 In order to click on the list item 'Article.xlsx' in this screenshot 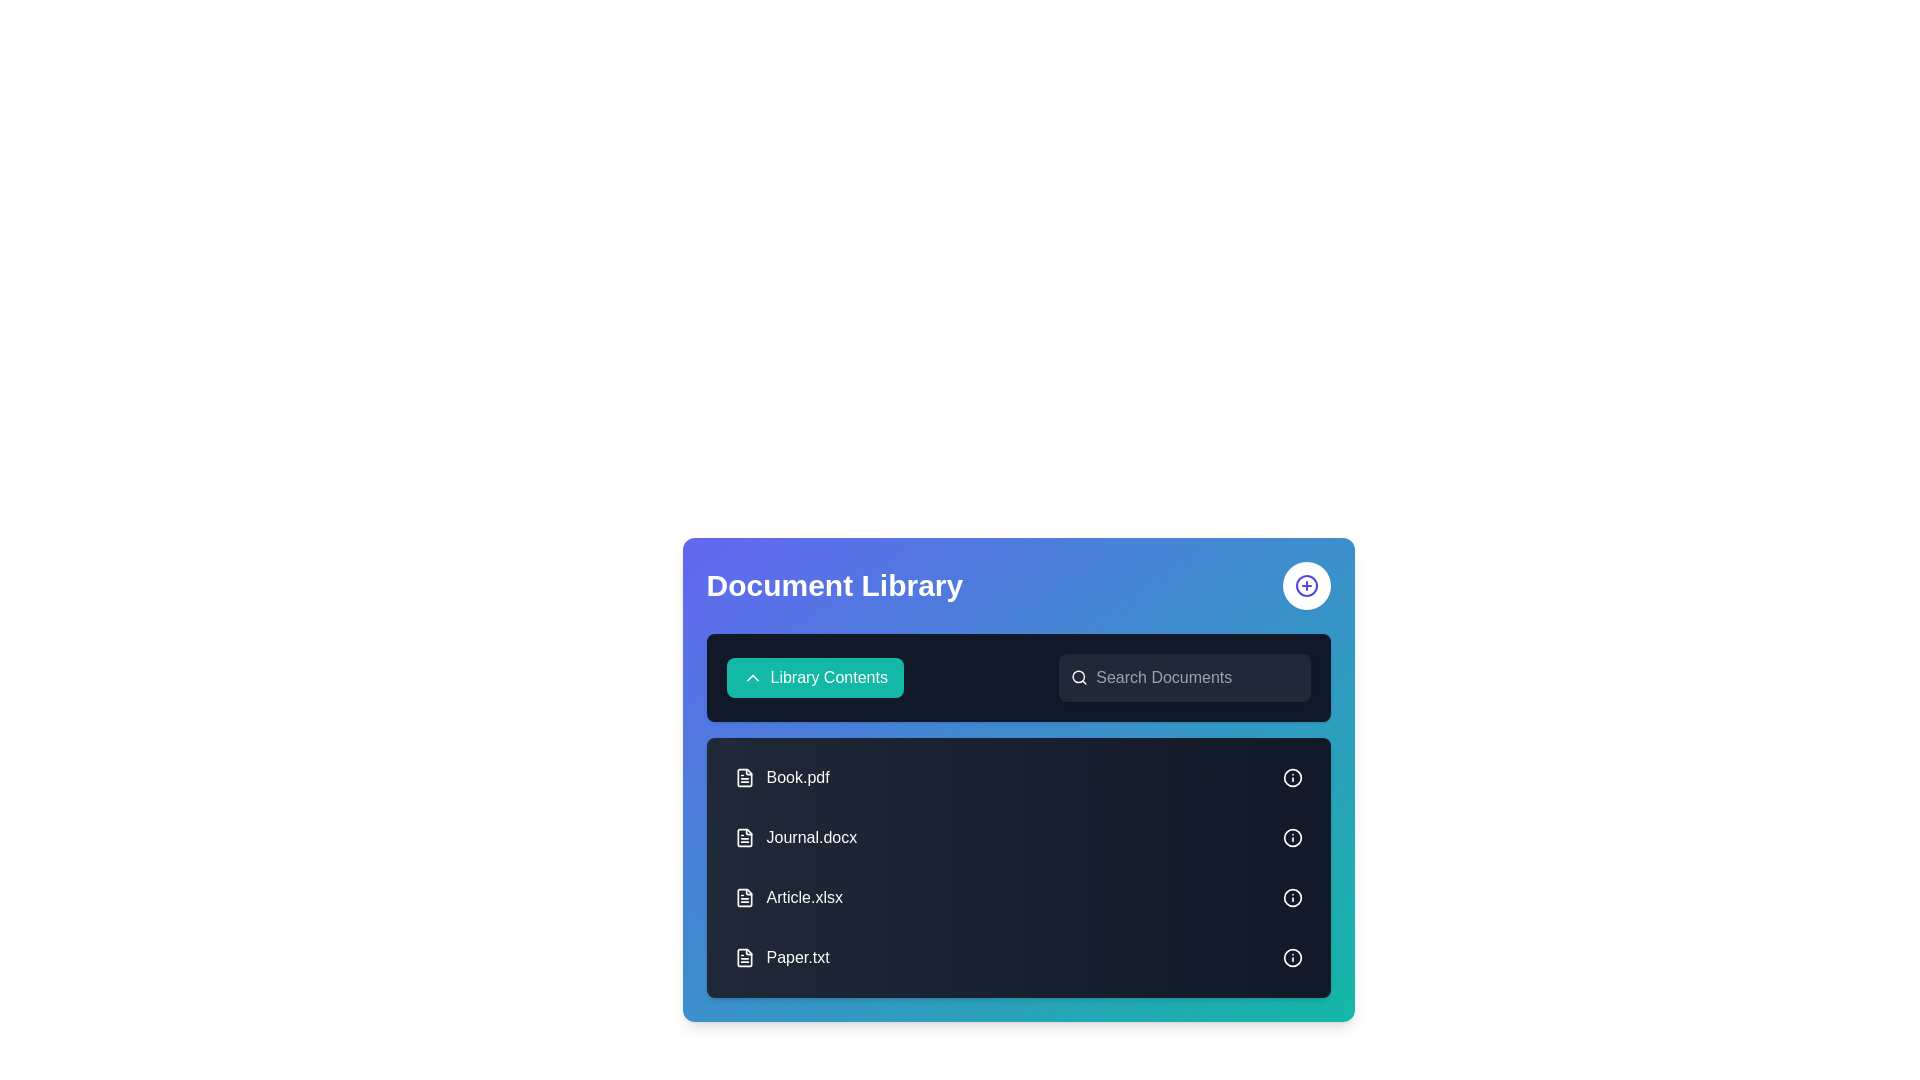, I will do `click(1018, 897)`.